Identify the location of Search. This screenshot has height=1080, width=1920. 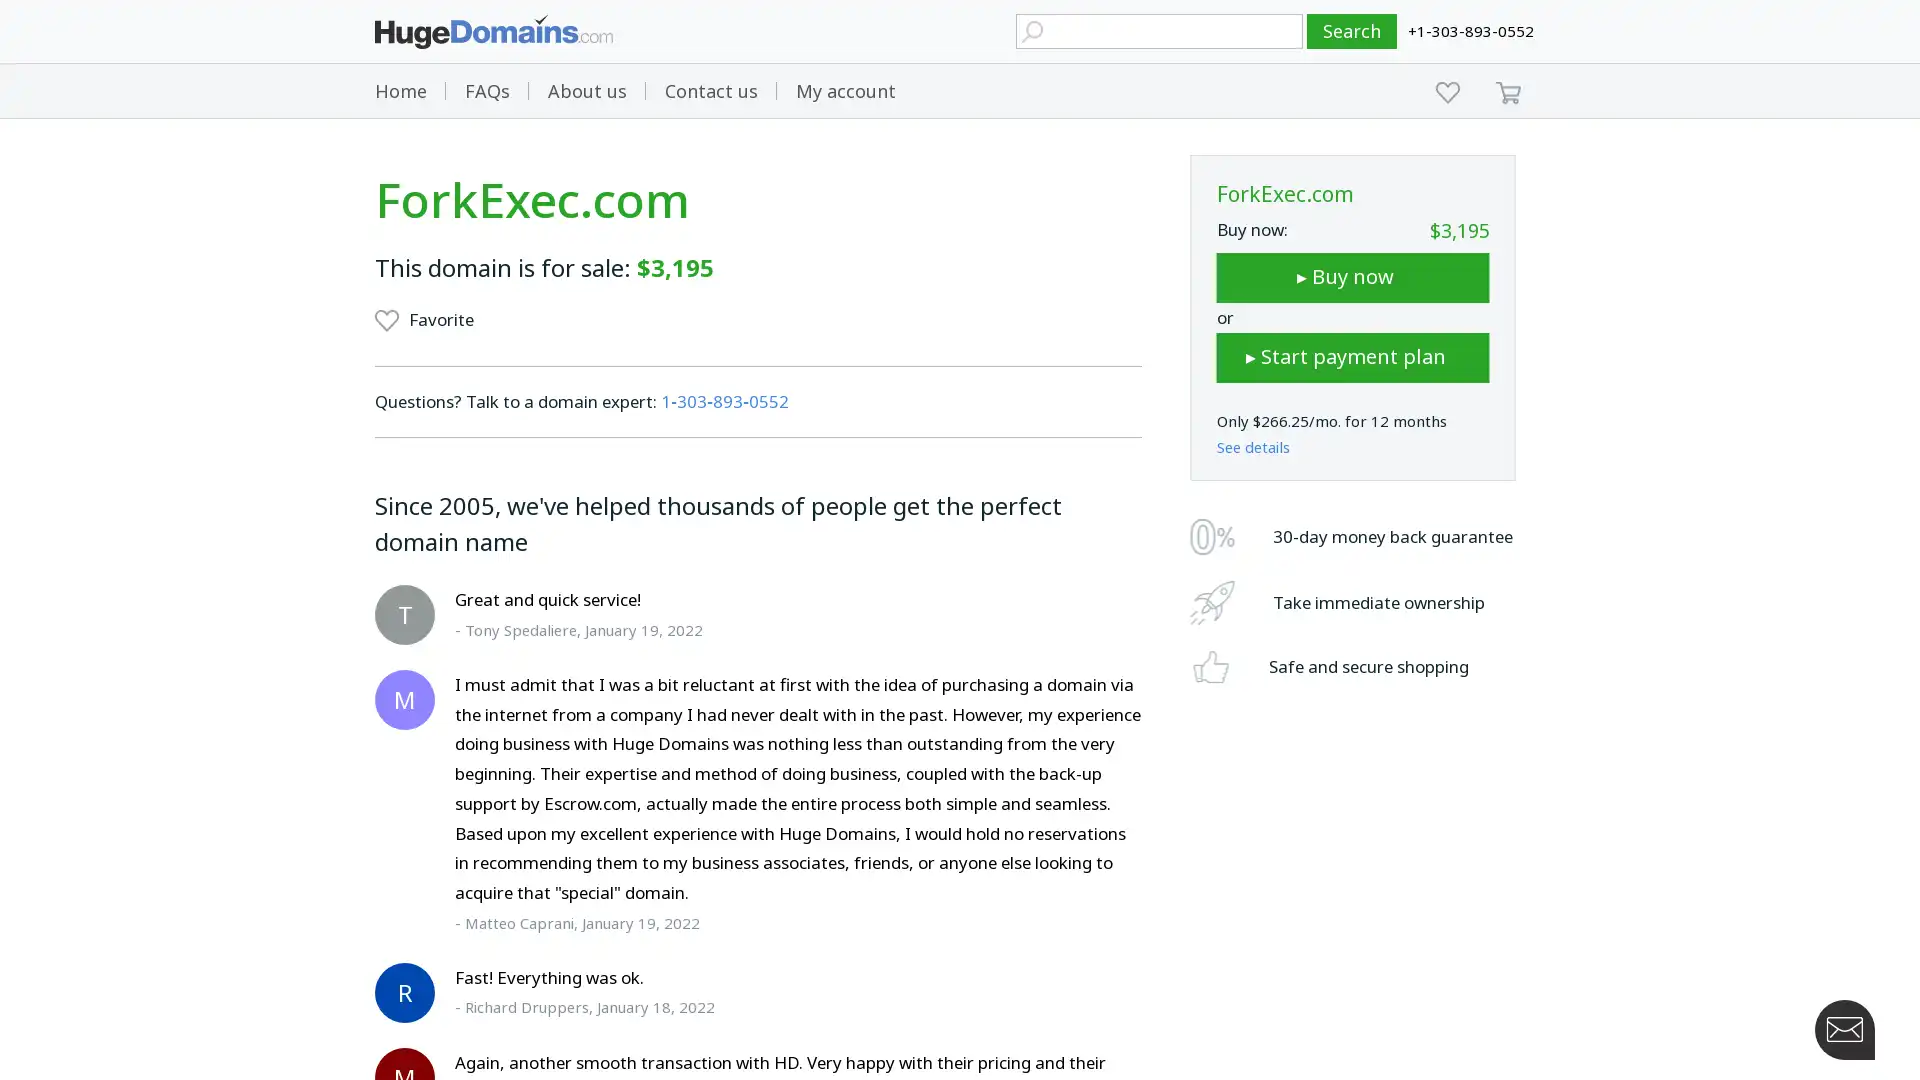
(1352, 31).